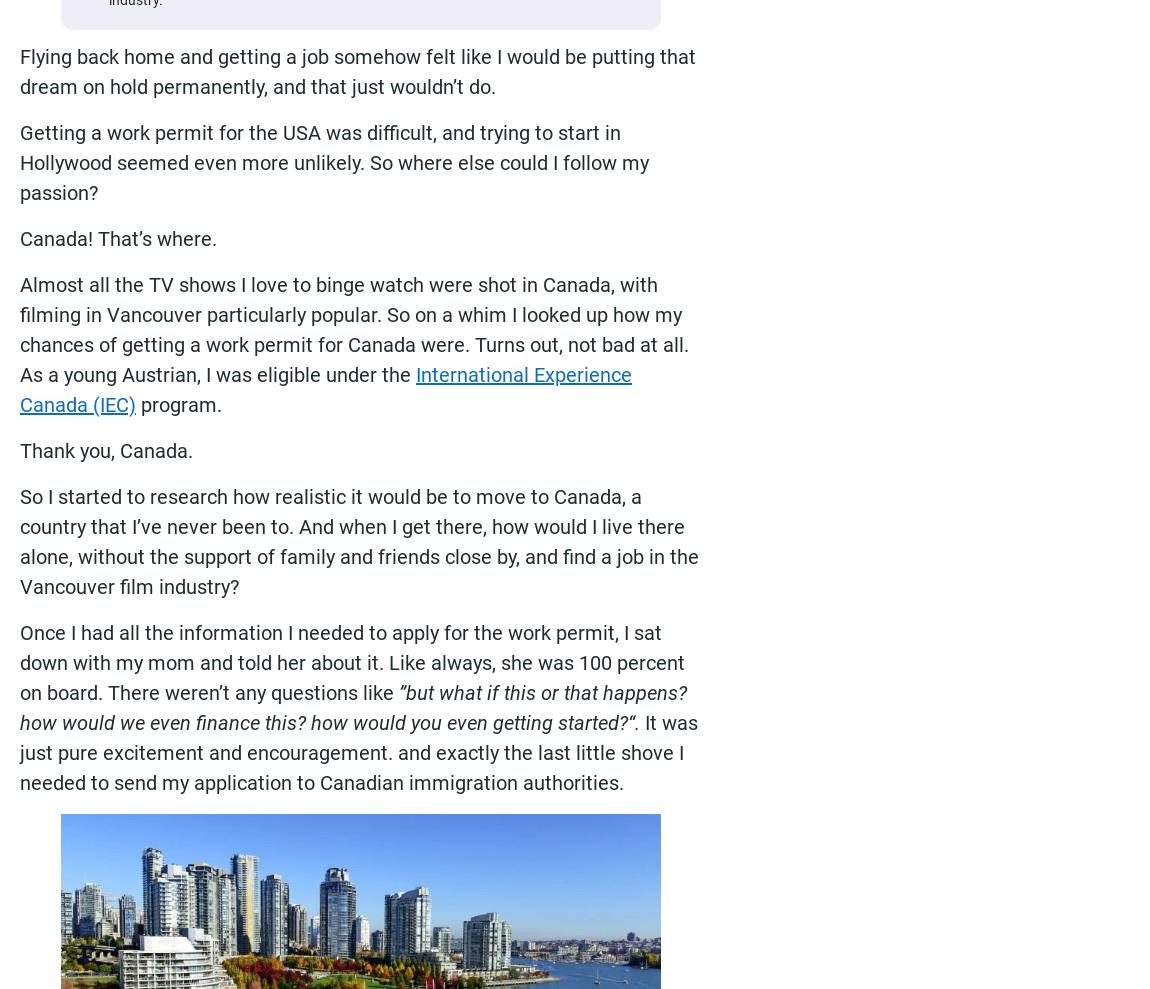 This screenshot has height=989, width=1150. What do you see at coordinates (657, 535) in the screenshot?
I see `'Sign up for the Moving2Canada newsletter to get the latest immigration news and other updates to help you succeed in Canada. You can opt out at any time.'` at bounding box center [657, 535].